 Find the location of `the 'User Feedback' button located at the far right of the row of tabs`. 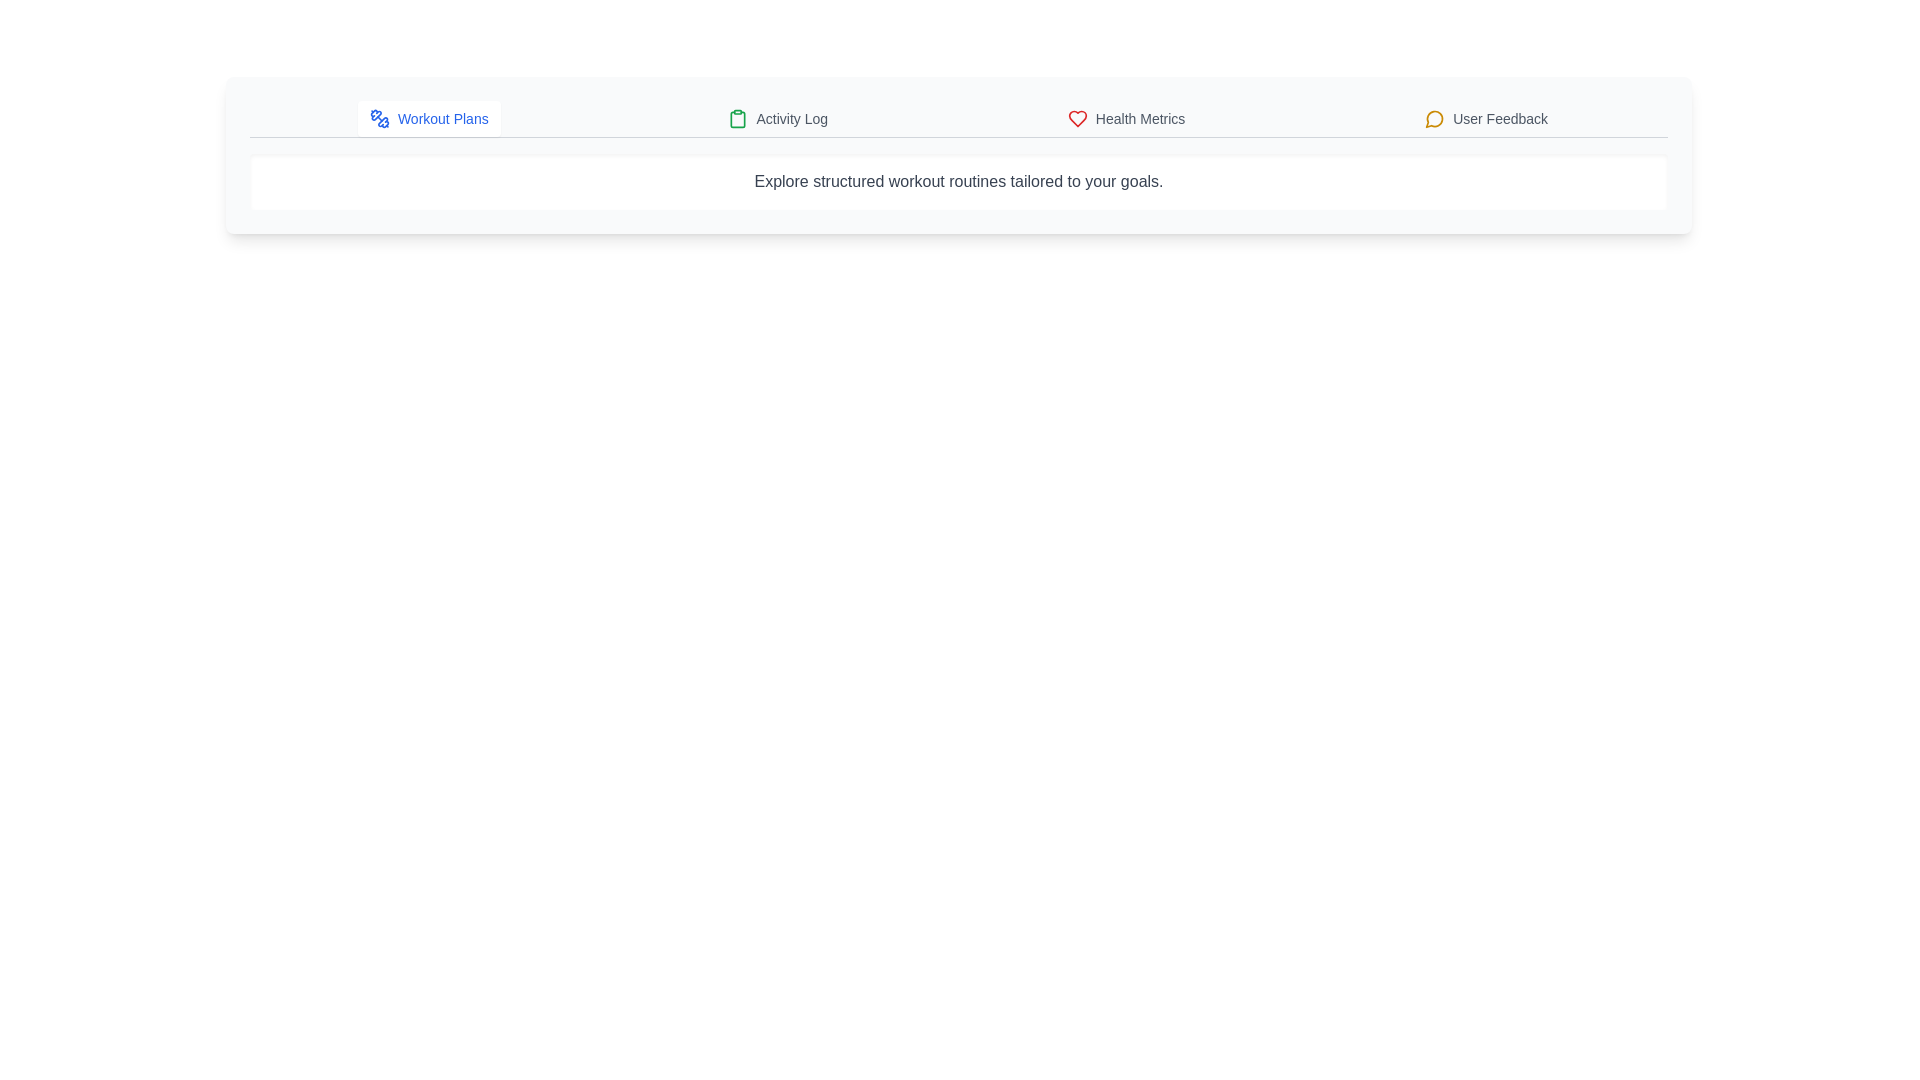

the 'User Feedback' button located at the far right of the row of tabs is located at coordinates (1486, 119).